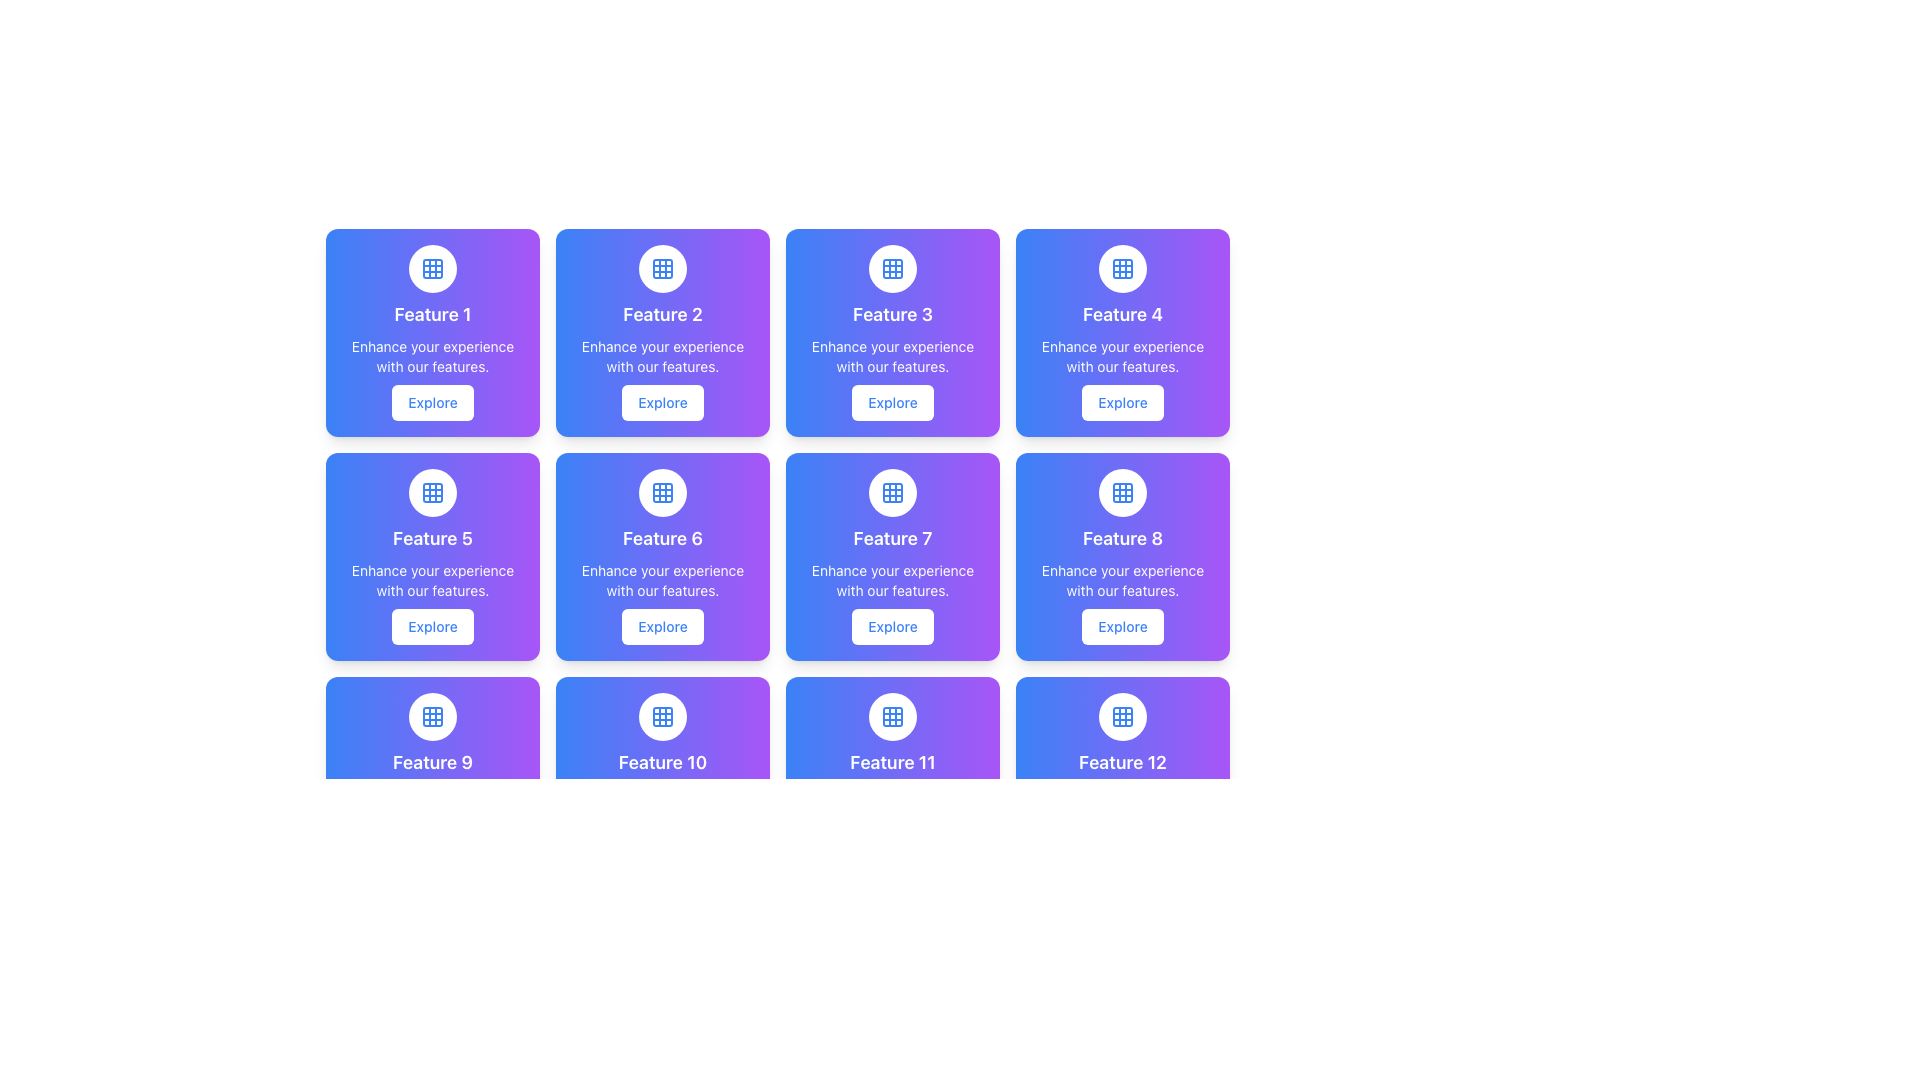 The image size is (1920, 1080). Describe the element at coordinates (431, 356) in the screenshot. I see `the static text element located between the title 'Feature 1' and the 'Explore' button in the top-left card of the grid layout` at that location.